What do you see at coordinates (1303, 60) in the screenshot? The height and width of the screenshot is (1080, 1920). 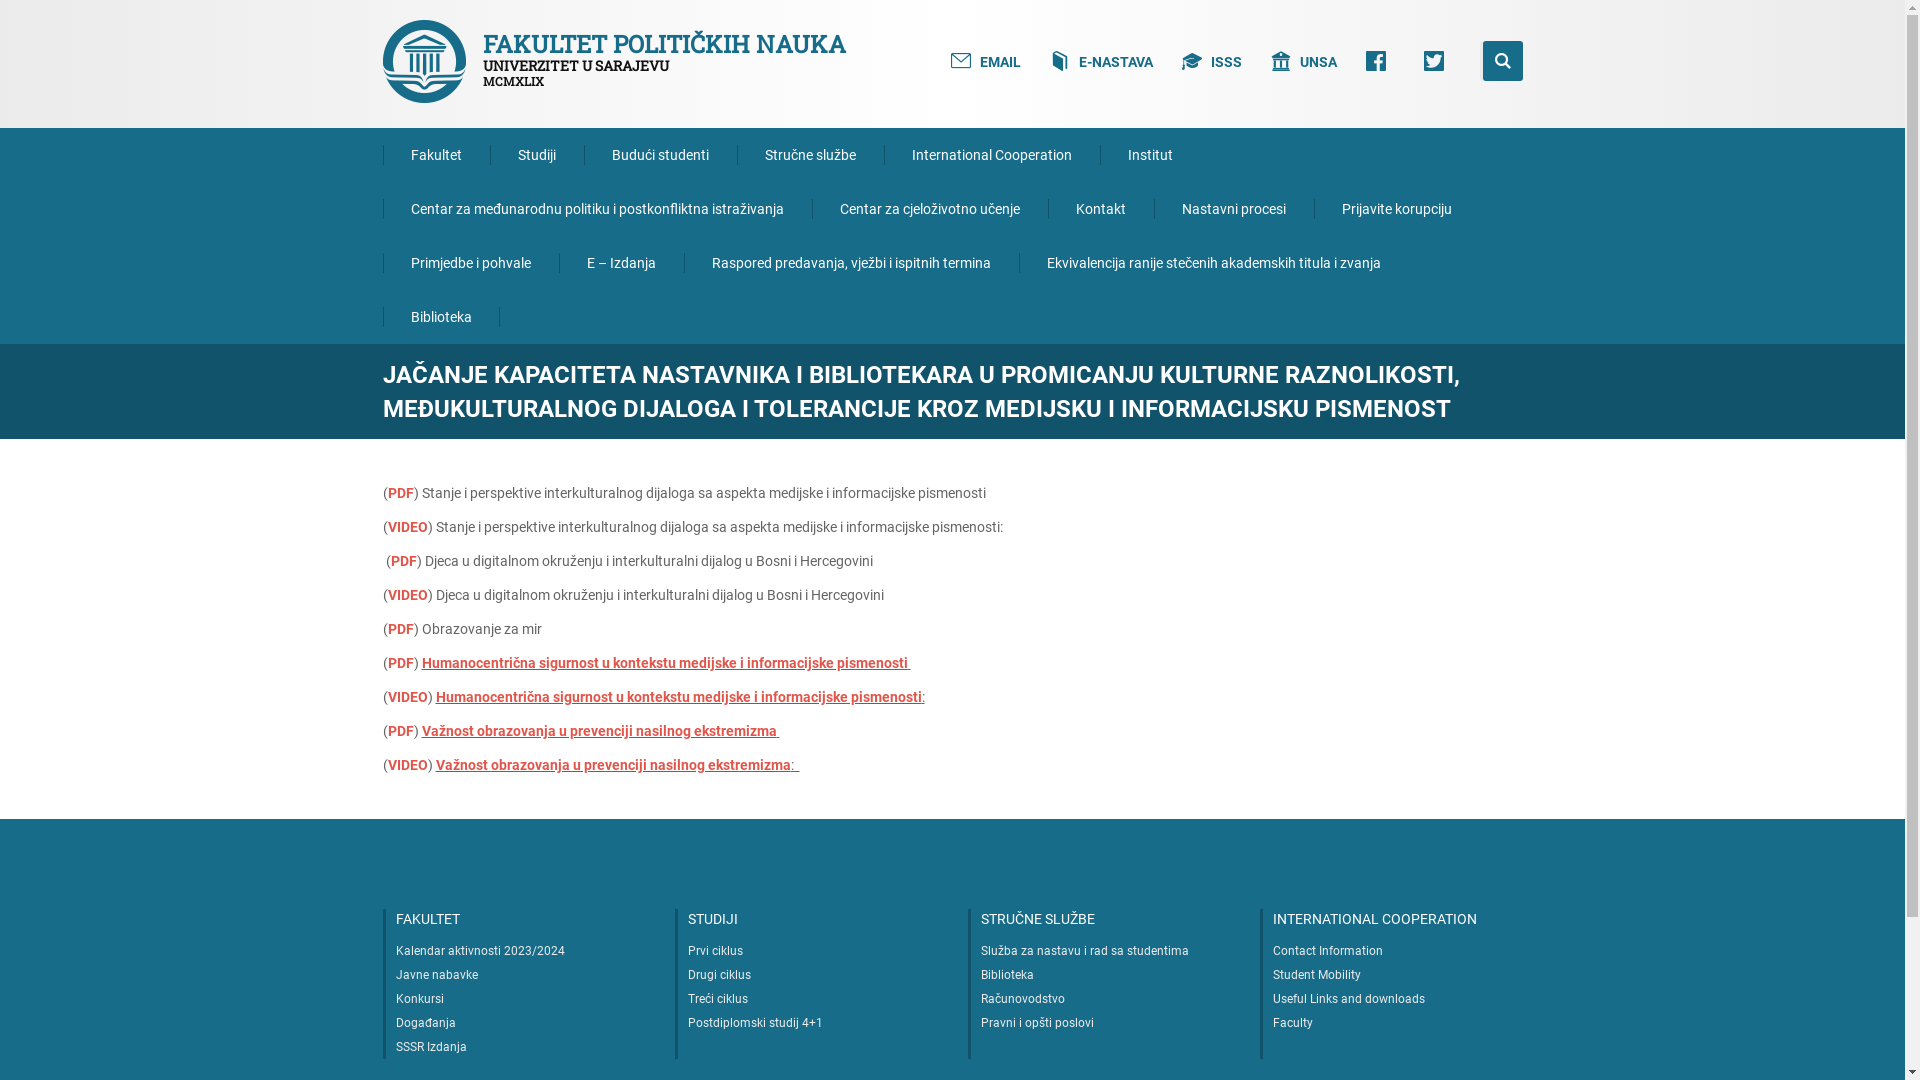 I see `'UNSA'` at bounding box center [1303, 60].